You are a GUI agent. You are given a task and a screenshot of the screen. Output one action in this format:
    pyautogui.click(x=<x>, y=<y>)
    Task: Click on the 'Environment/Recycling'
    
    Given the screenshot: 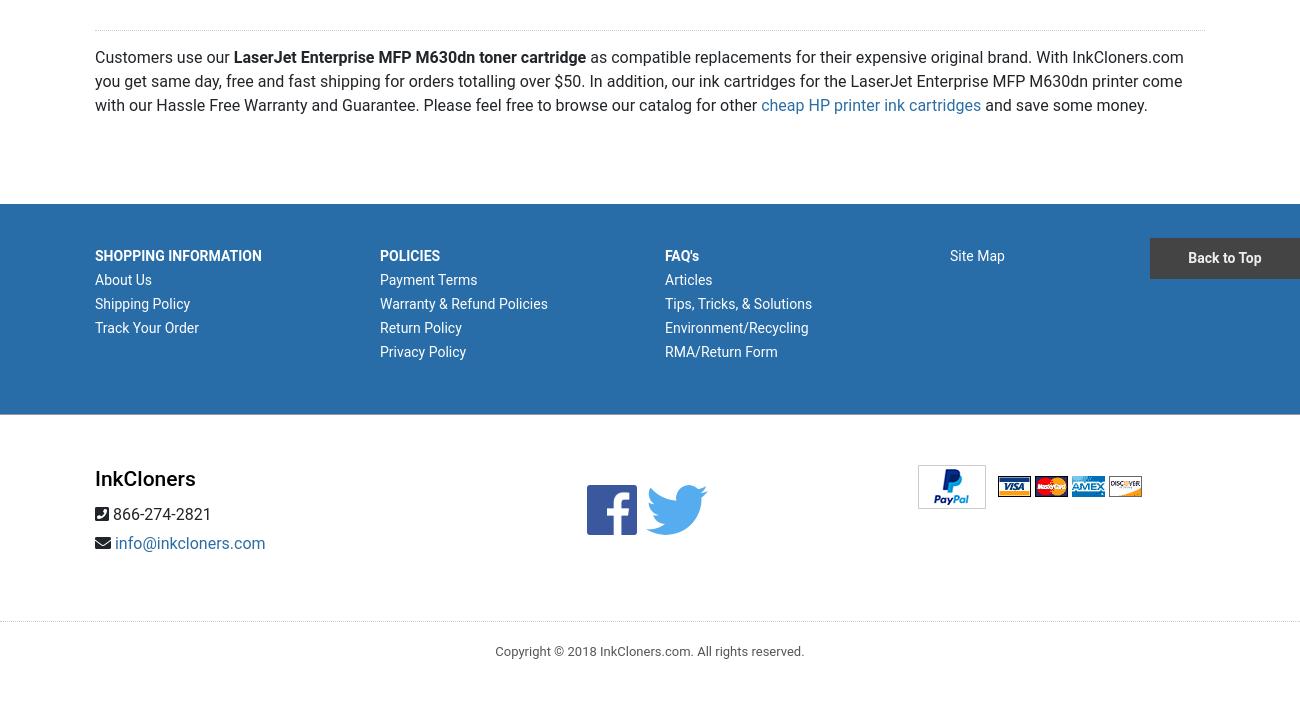 What is the action you would take?
    pyautogui.click(x=736, y=326)
    